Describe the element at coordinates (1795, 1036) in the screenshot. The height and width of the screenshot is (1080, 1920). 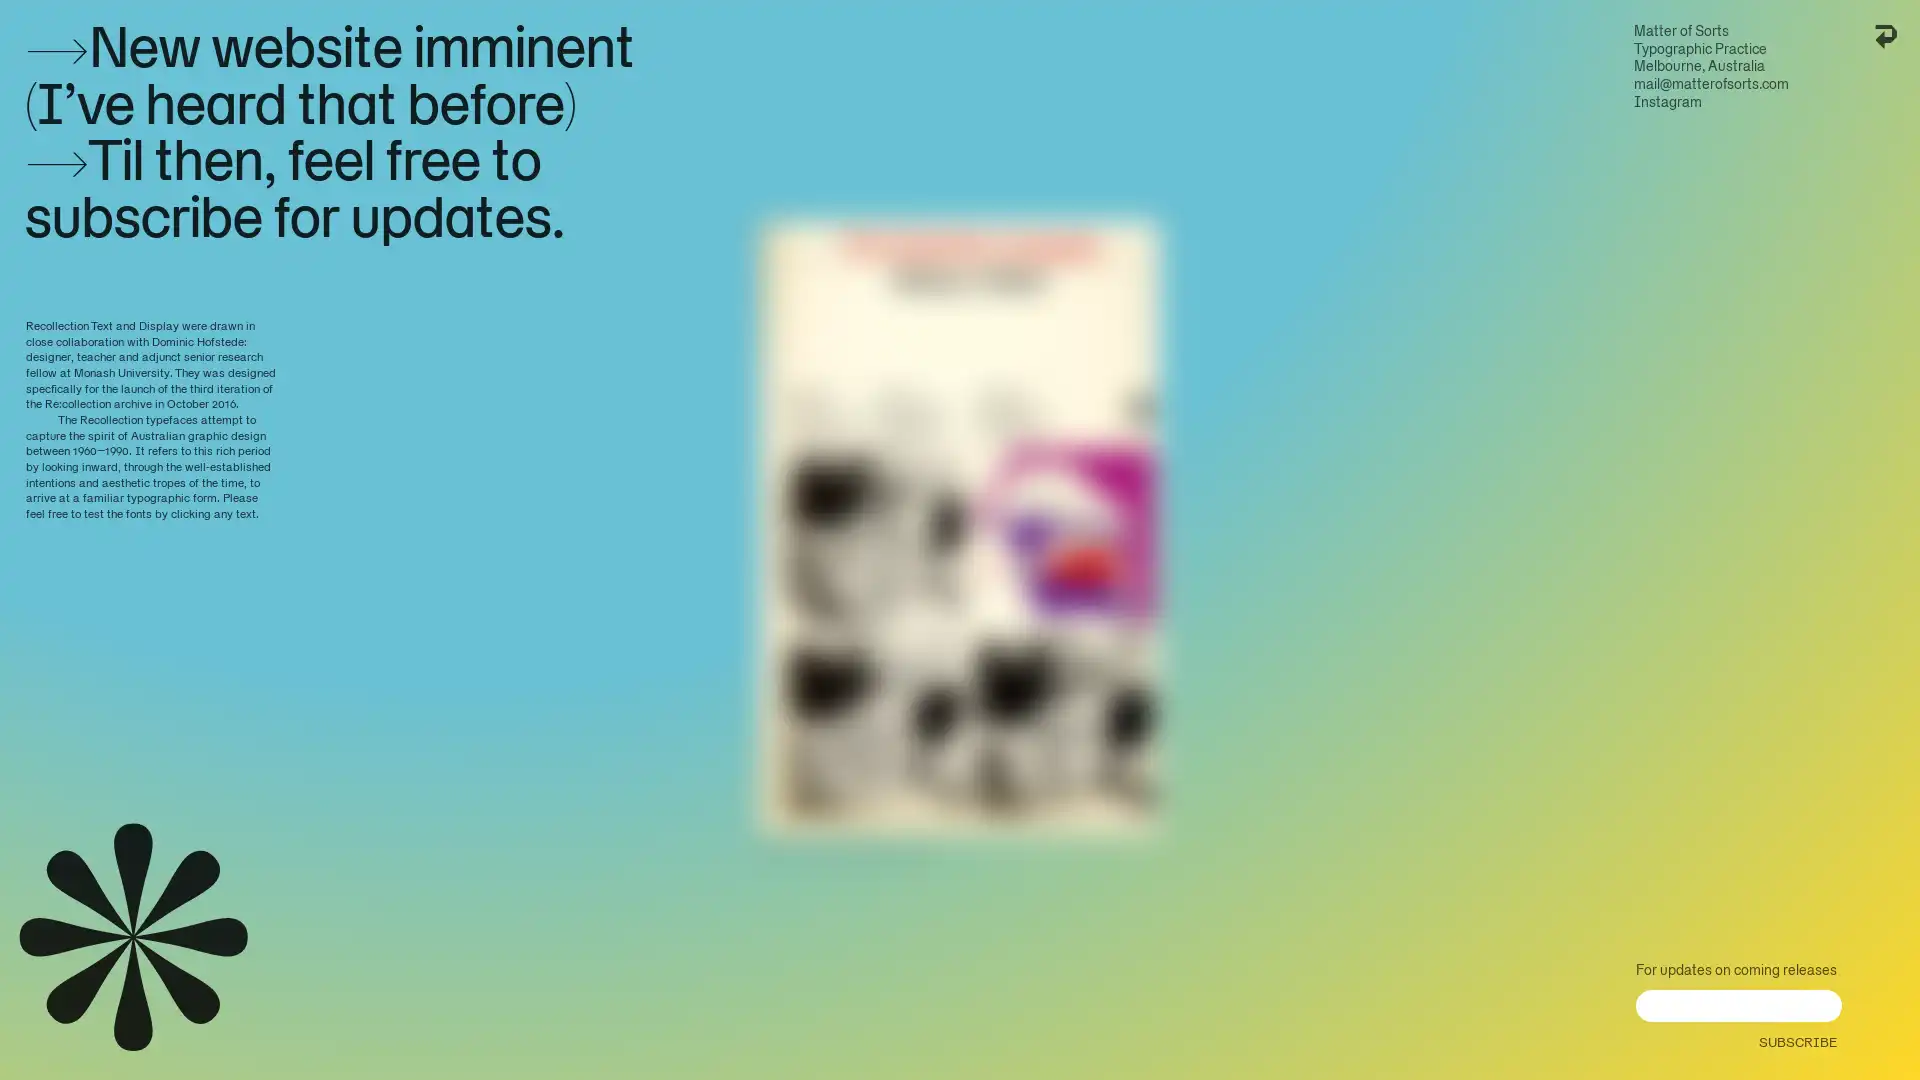
I see `Subscribe` at that location.